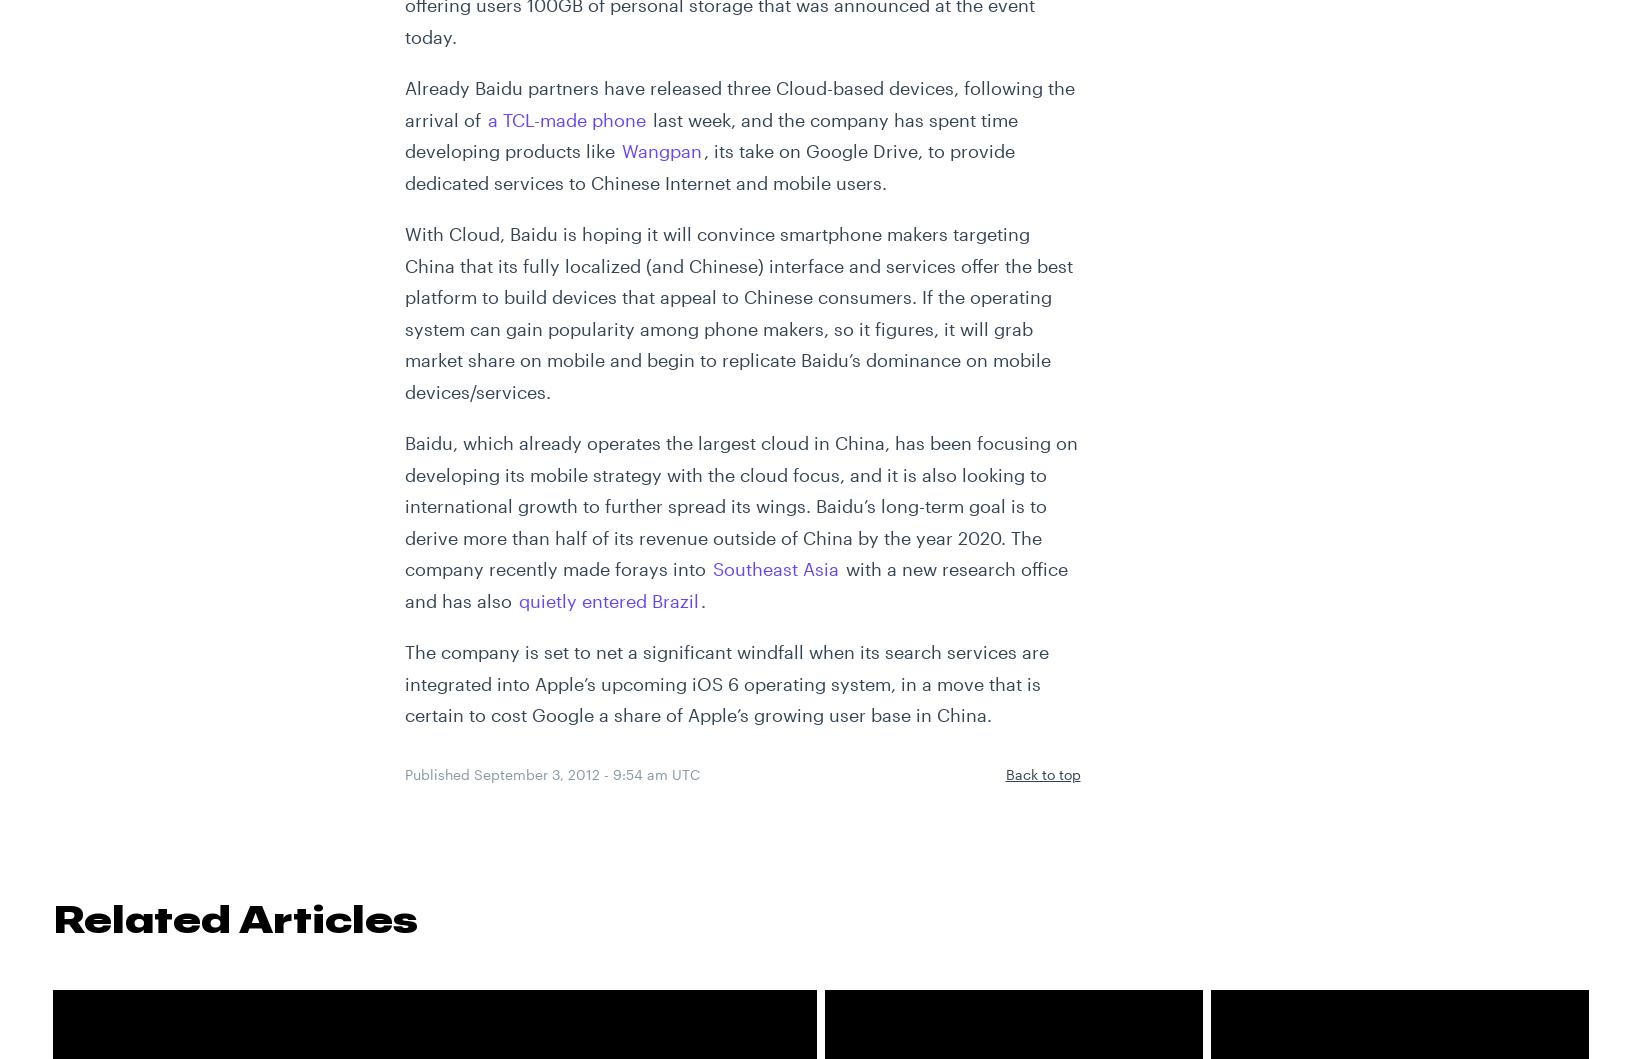 This screenshot has width=1641, height=1059. Describe the element at coordinates (734, 583) in the screenshot. I see `'with a new research office and has also'` at that location.